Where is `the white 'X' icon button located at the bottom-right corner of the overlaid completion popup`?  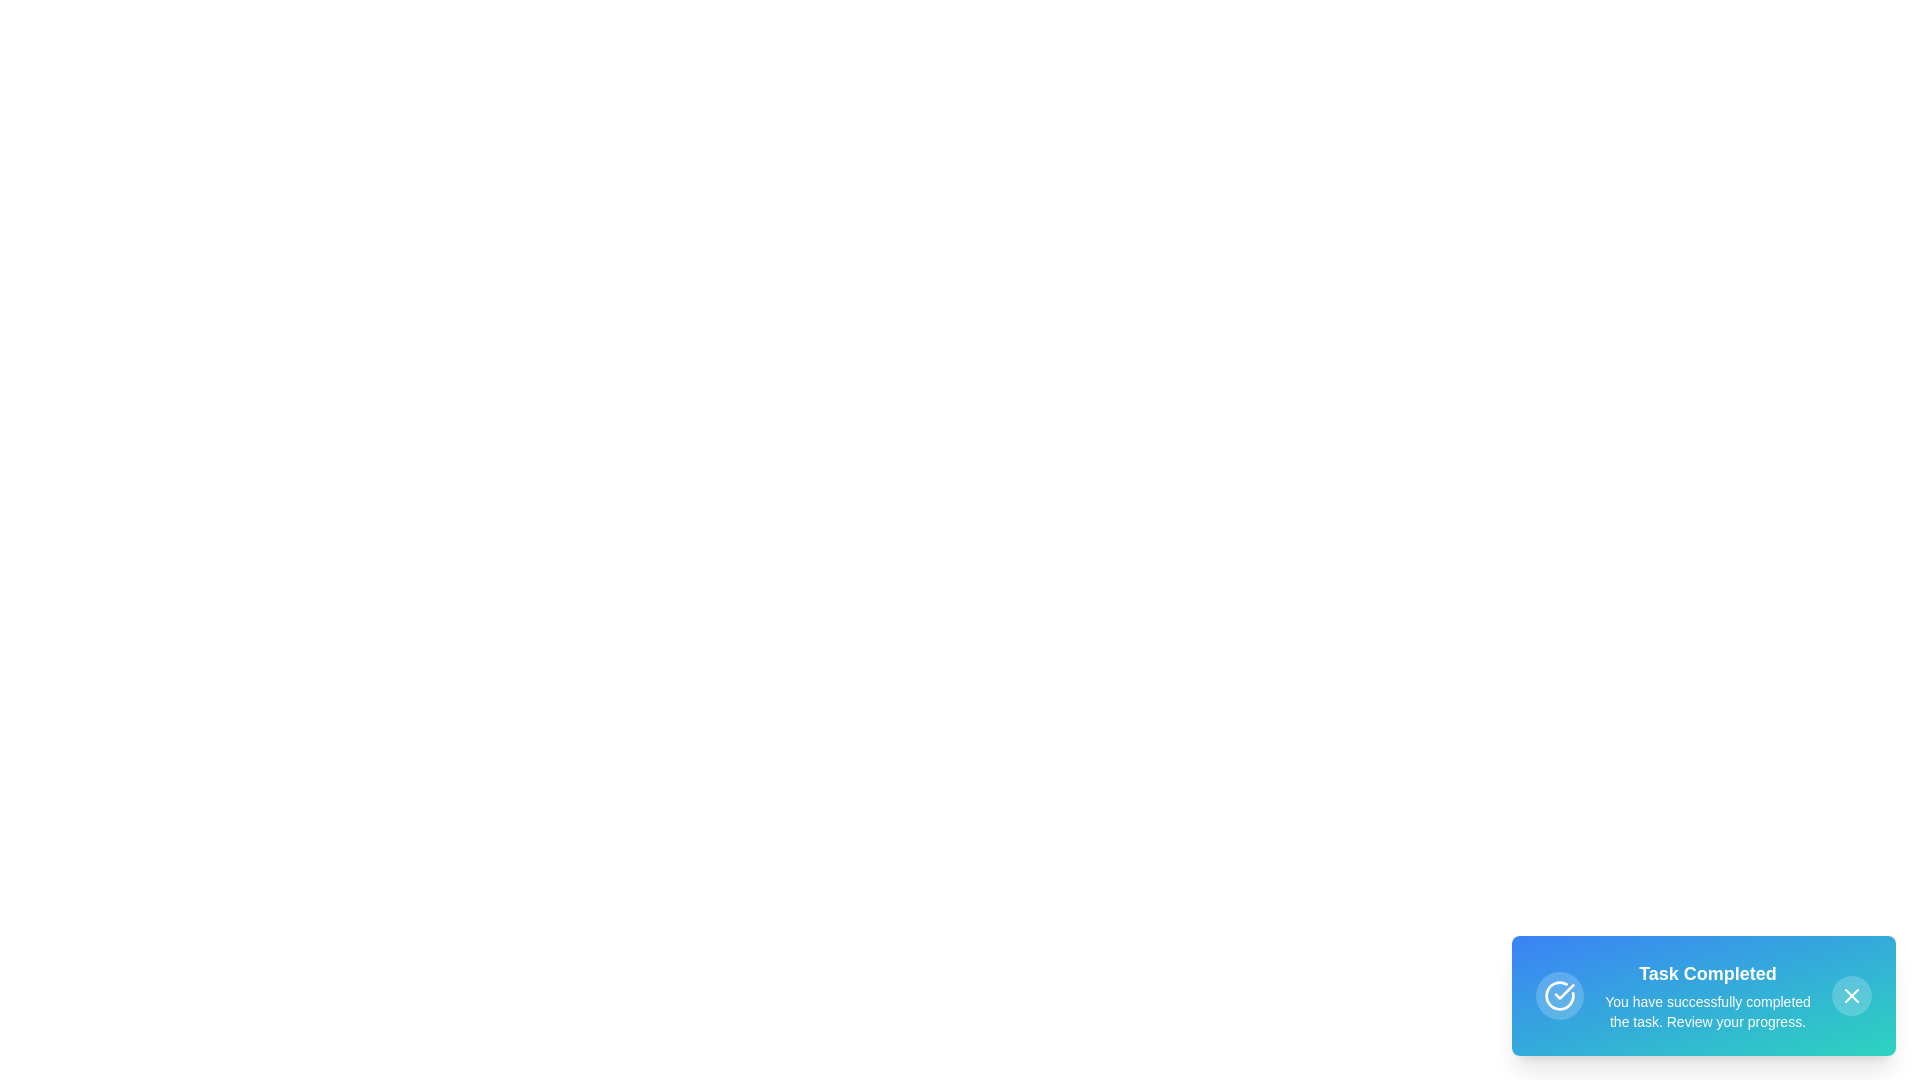 the white 'X' icon button located at the bottom-right corner of the overlaid completion popup is located at coordinates (1851, 995).